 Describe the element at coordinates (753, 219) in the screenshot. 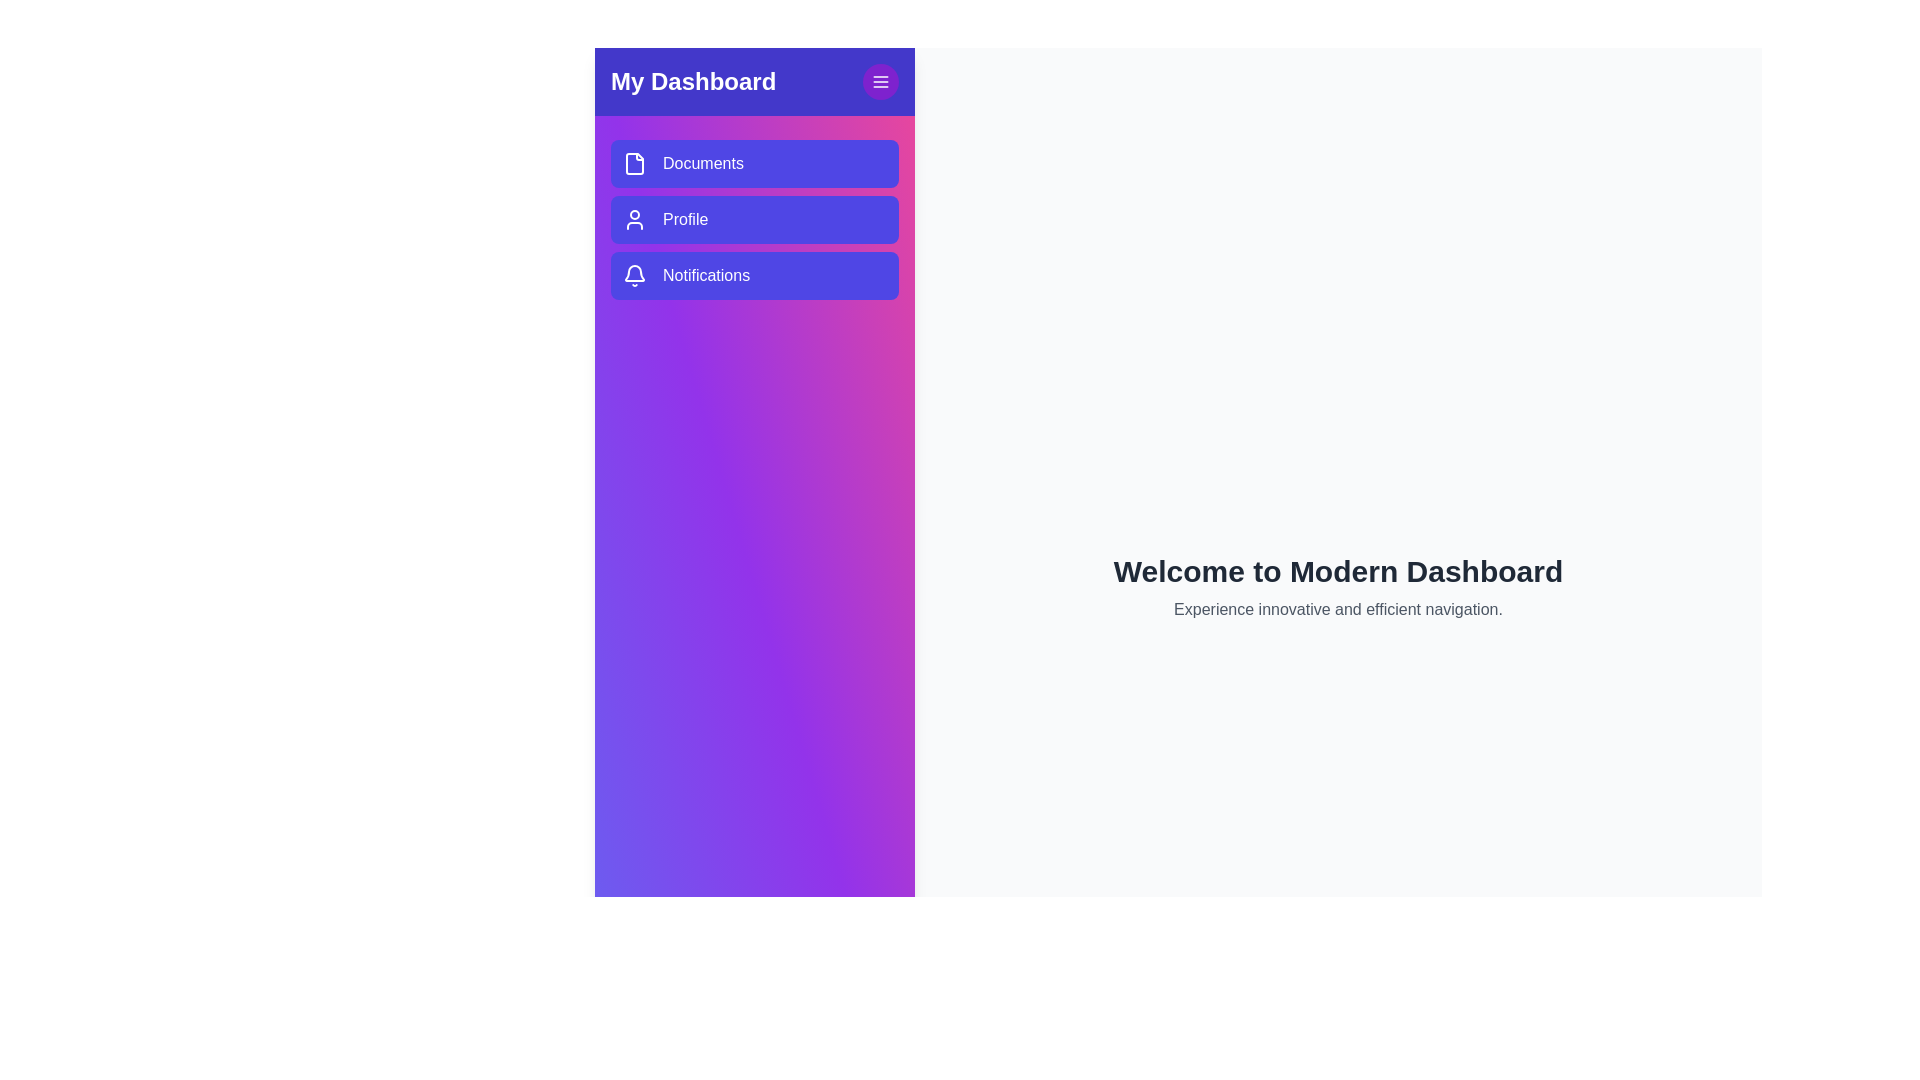

I see `the 'Profile' button to navigate to the profile section` at that location.